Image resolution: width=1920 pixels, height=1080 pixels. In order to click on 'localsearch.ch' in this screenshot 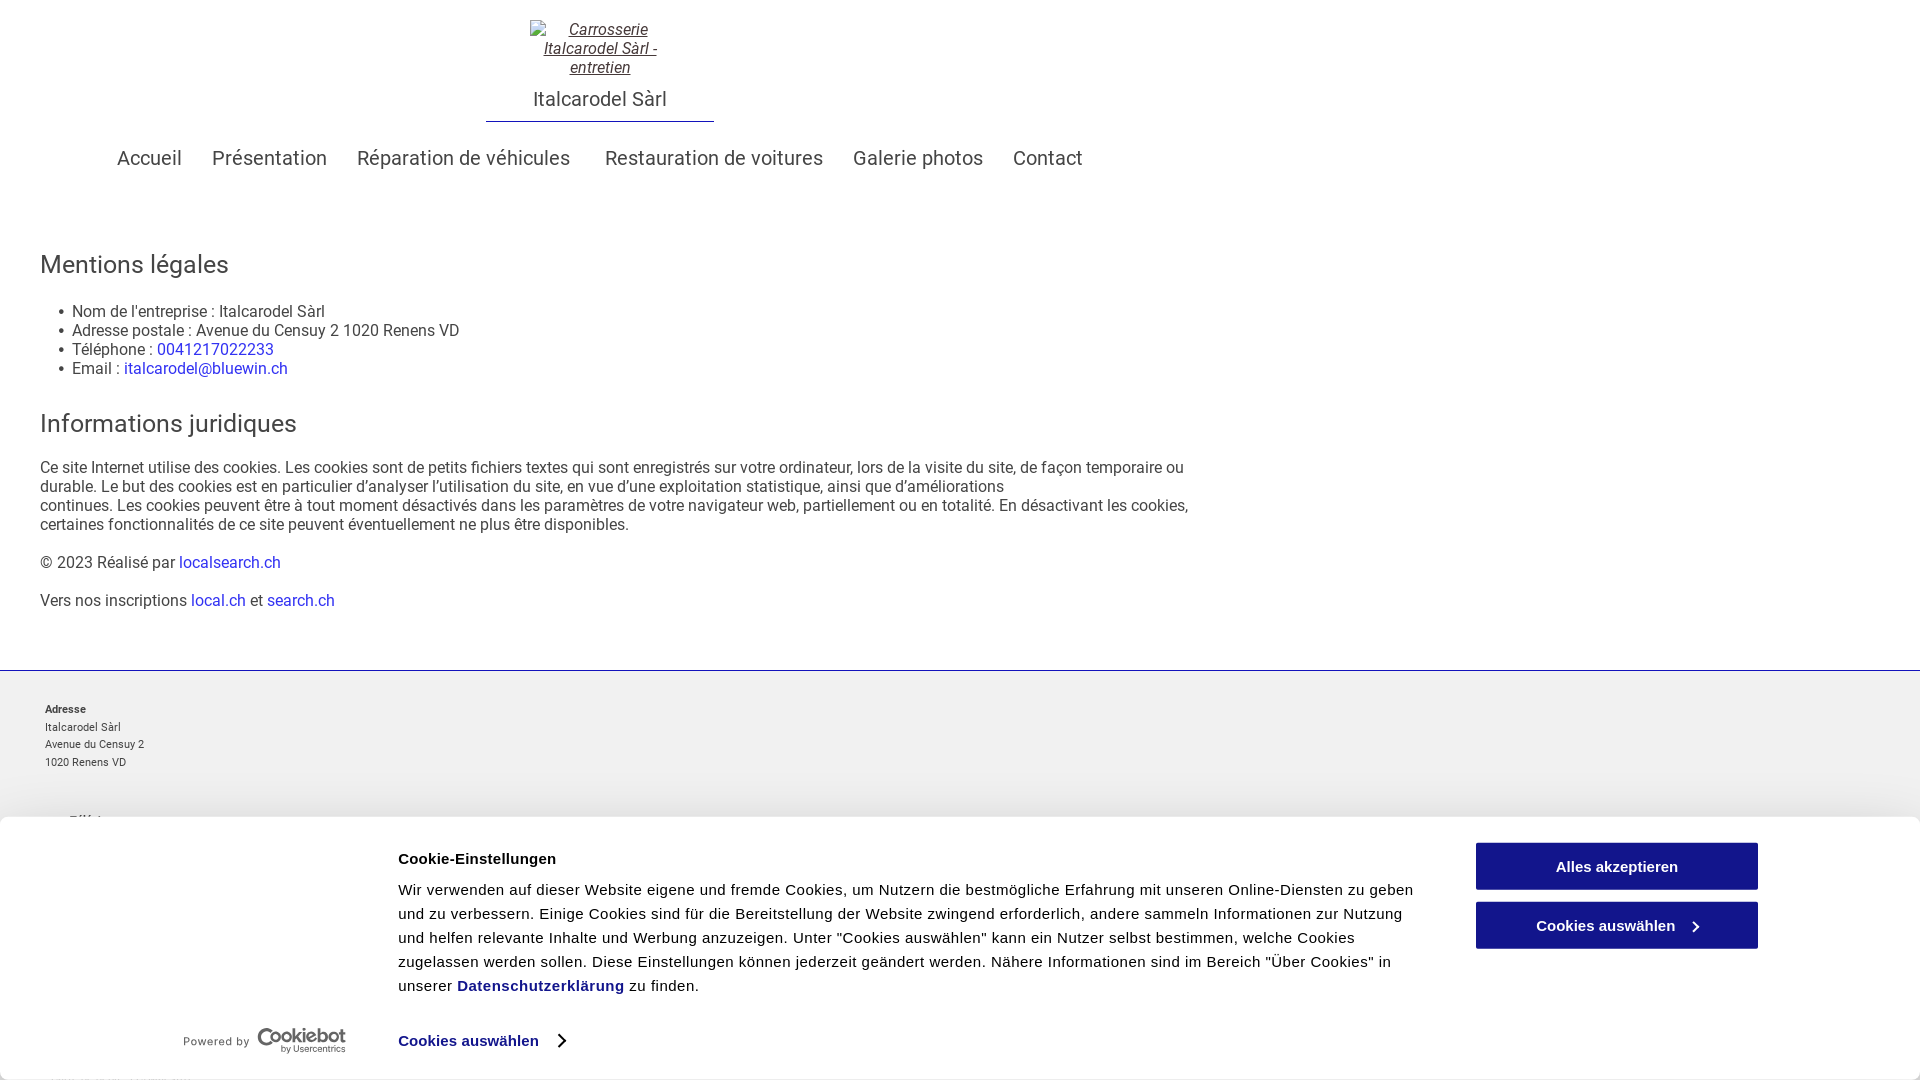, I will do `click(230, 562)`.